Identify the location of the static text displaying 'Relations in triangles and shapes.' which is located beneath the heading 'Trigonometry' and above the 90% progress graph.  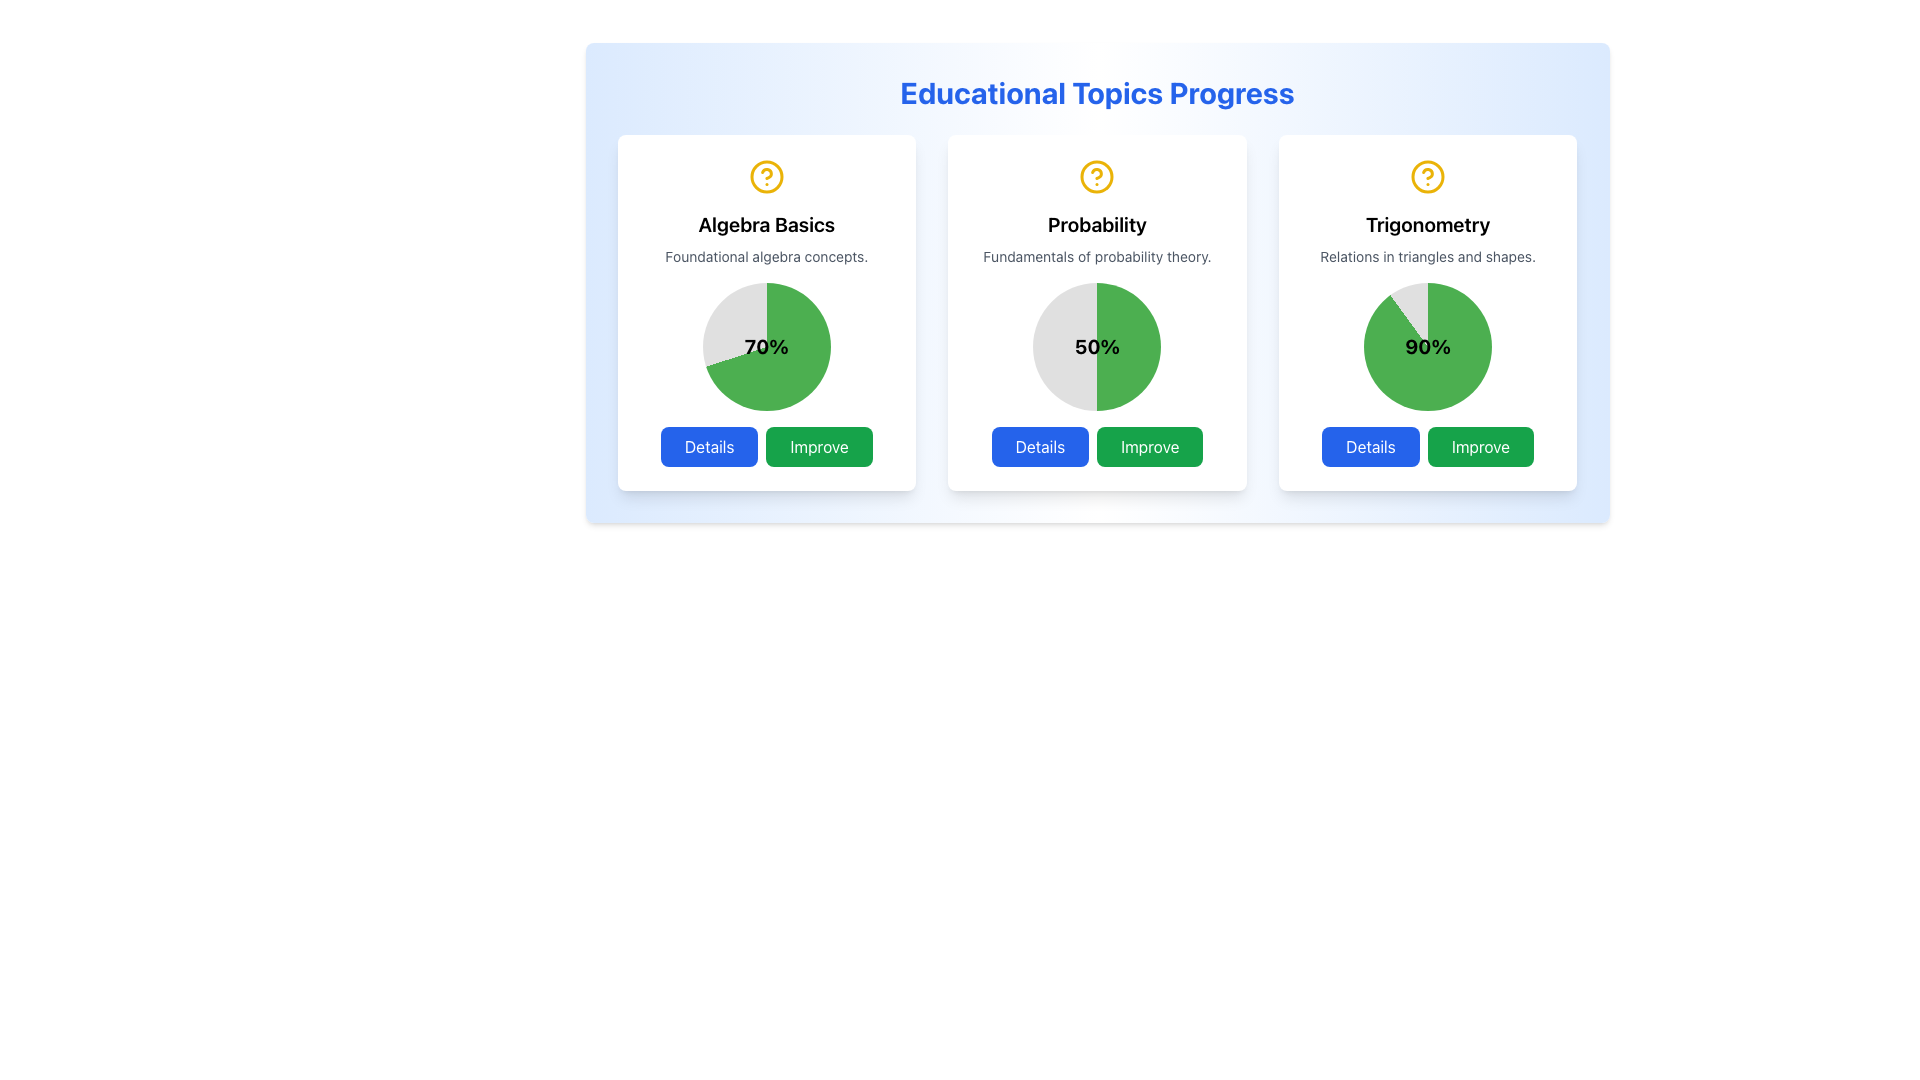
(1427, 256).